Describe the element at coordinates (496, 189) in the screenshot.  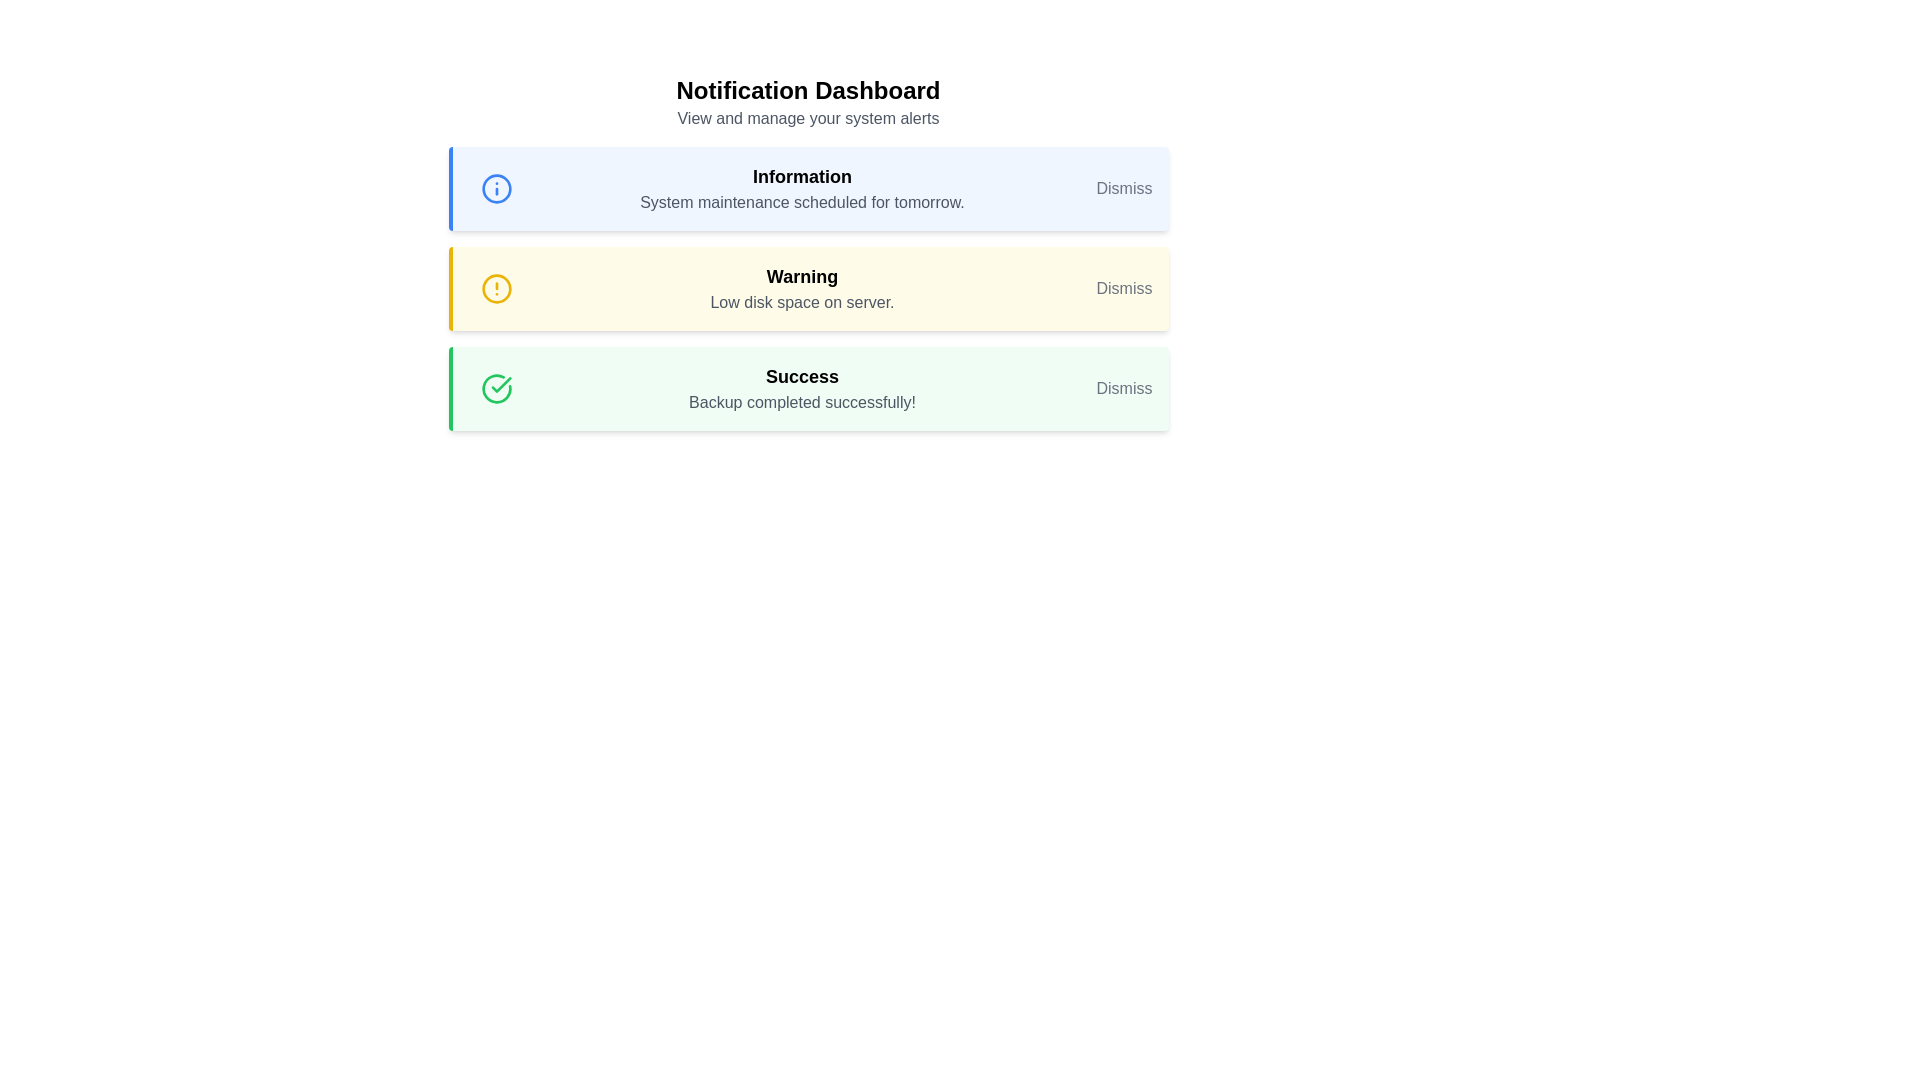
I see `the informational notification icon located to the left of the title 'Information' in the first notification card` at that location.